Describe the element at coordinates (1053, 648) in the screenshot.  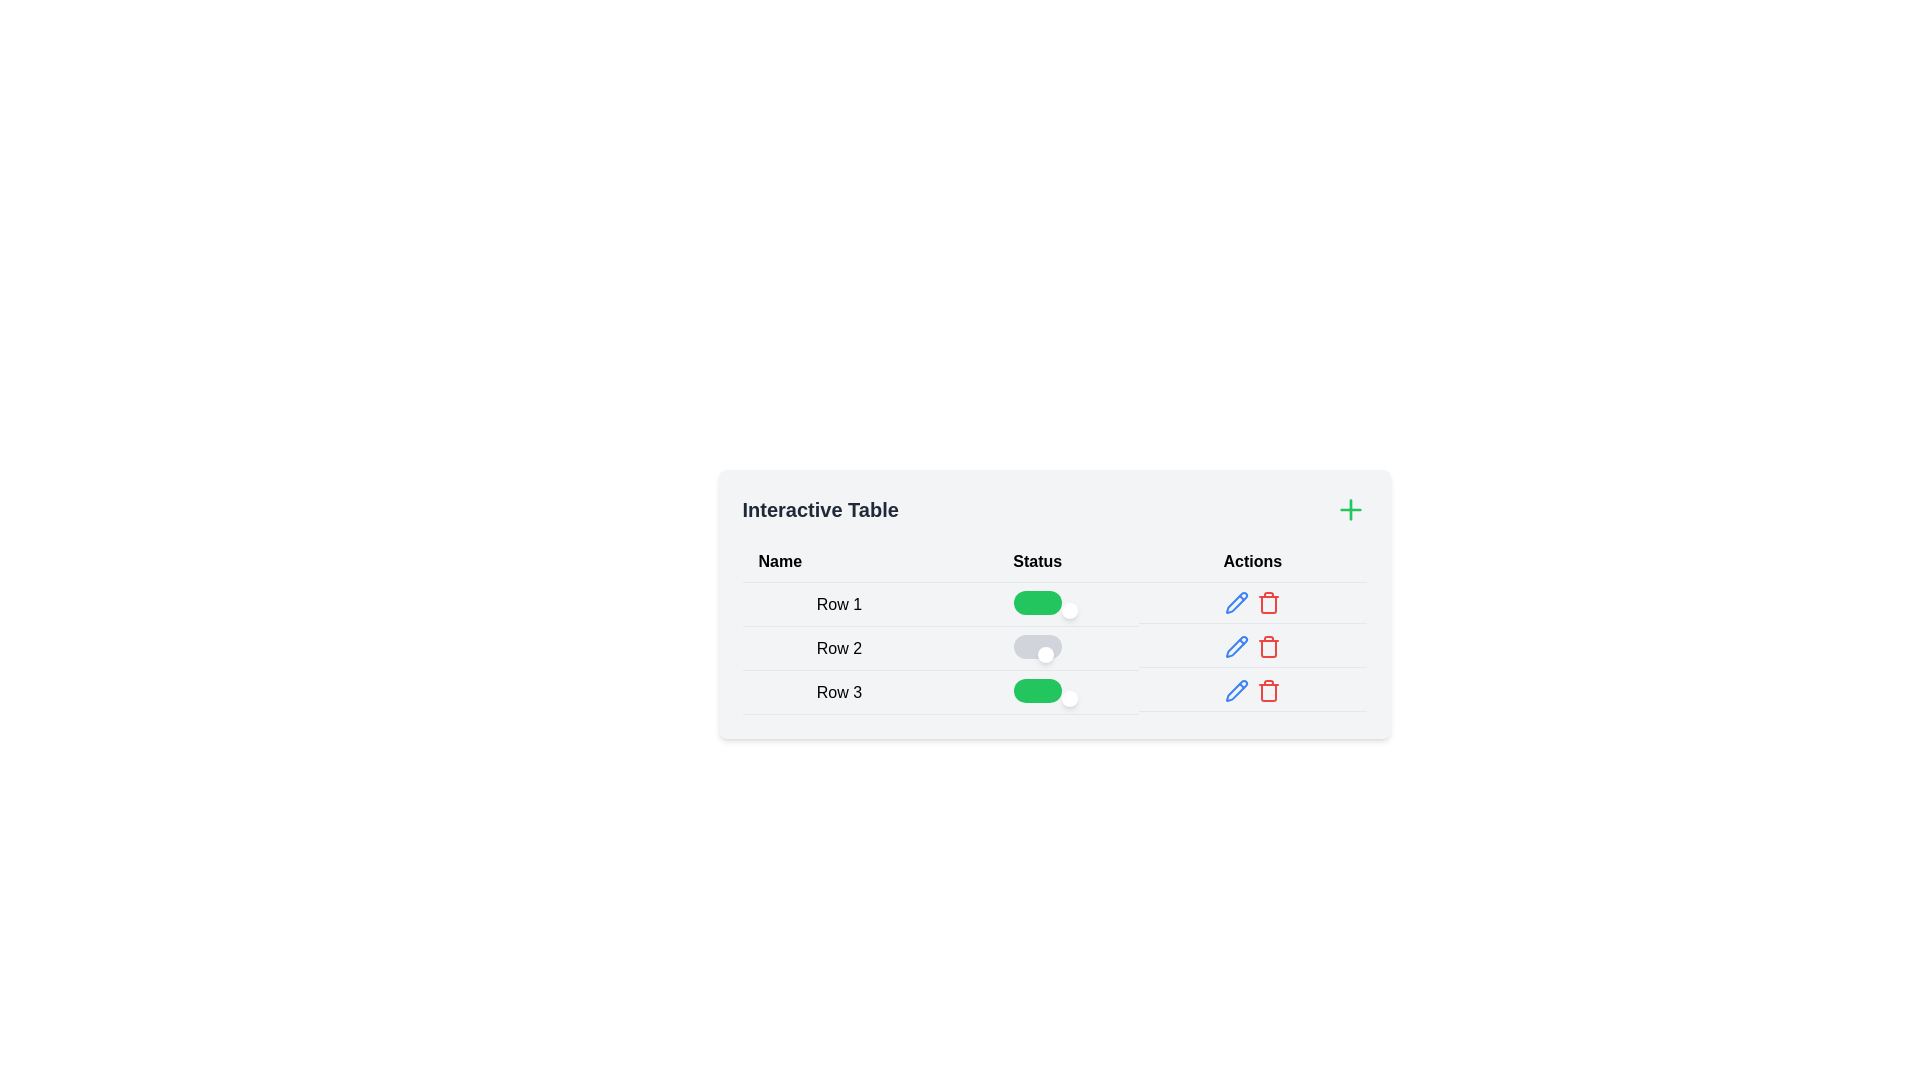
I see `the toggle switch in the 'Status' column of the interactive table, specifically in Row 2` at that location.